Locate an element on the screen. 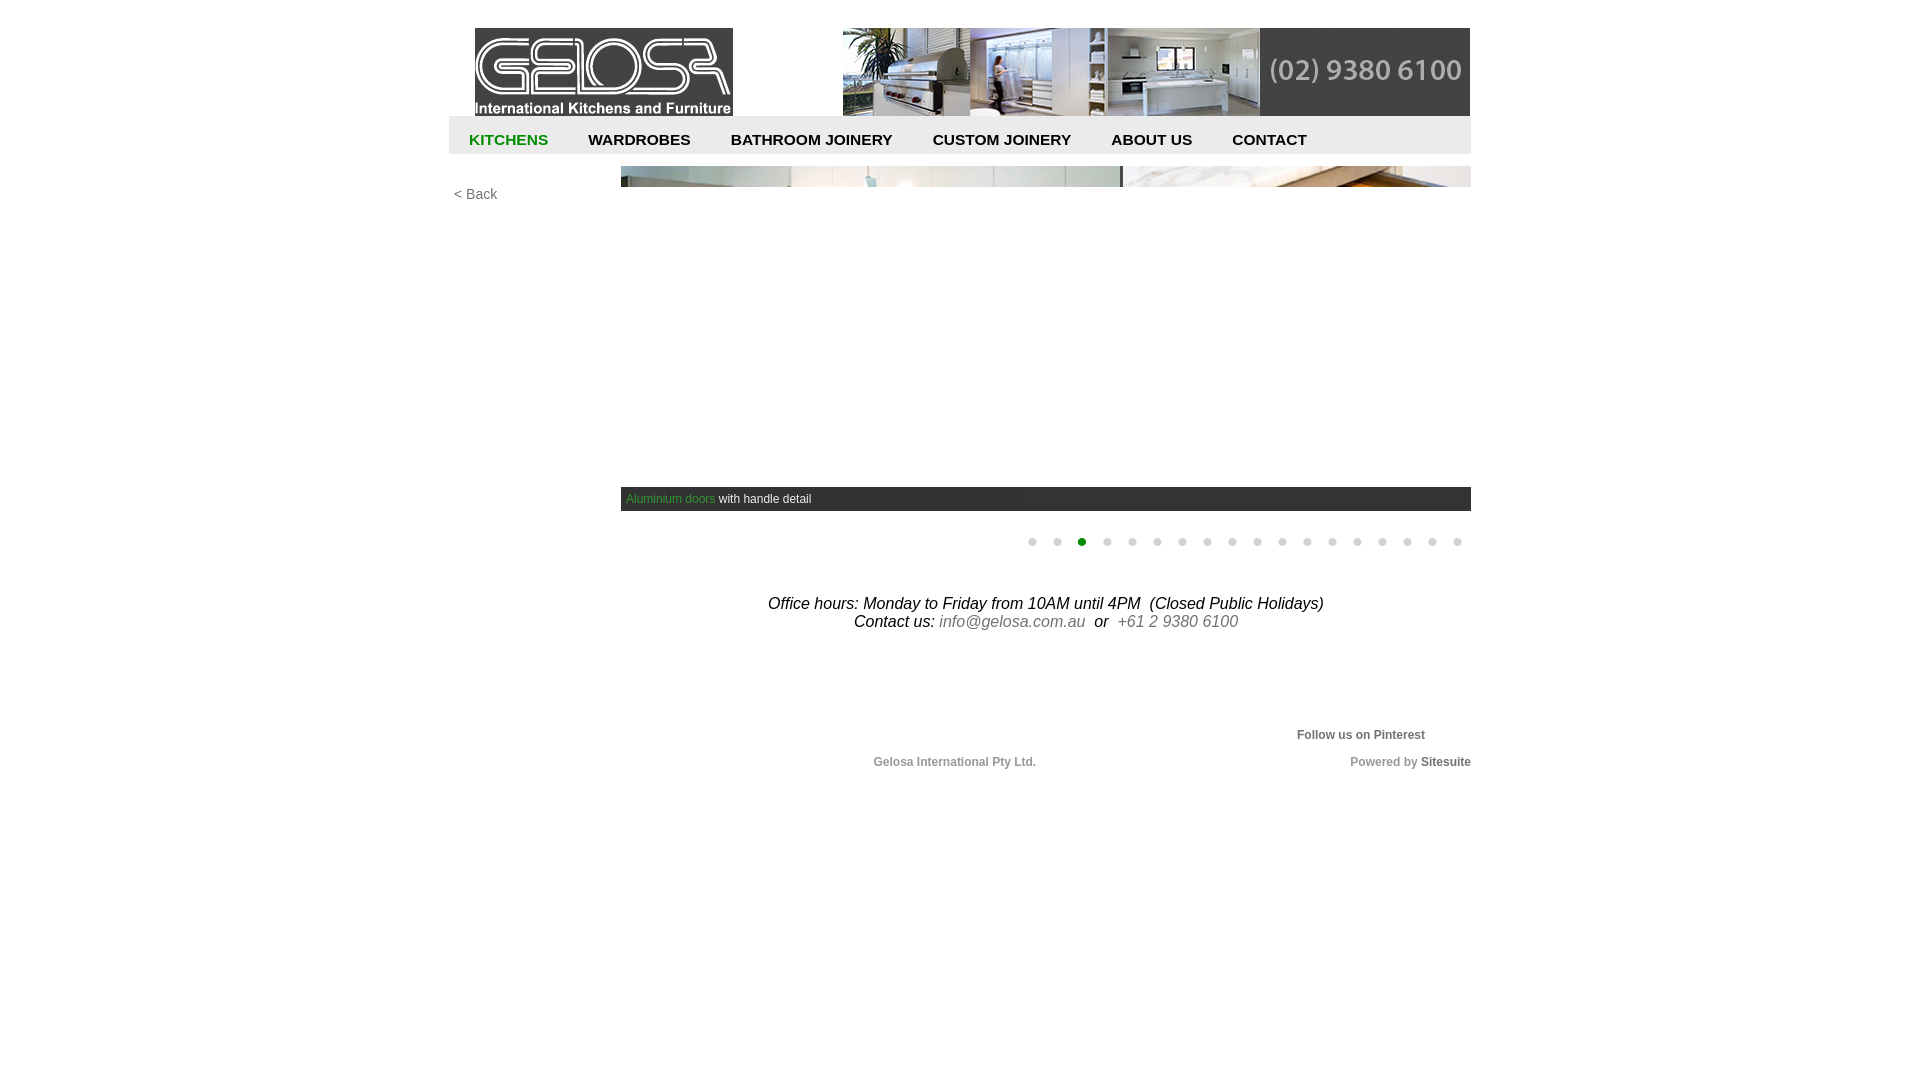 The image size is (1920, 1080). '16' is located at coordinates (1405, 542).